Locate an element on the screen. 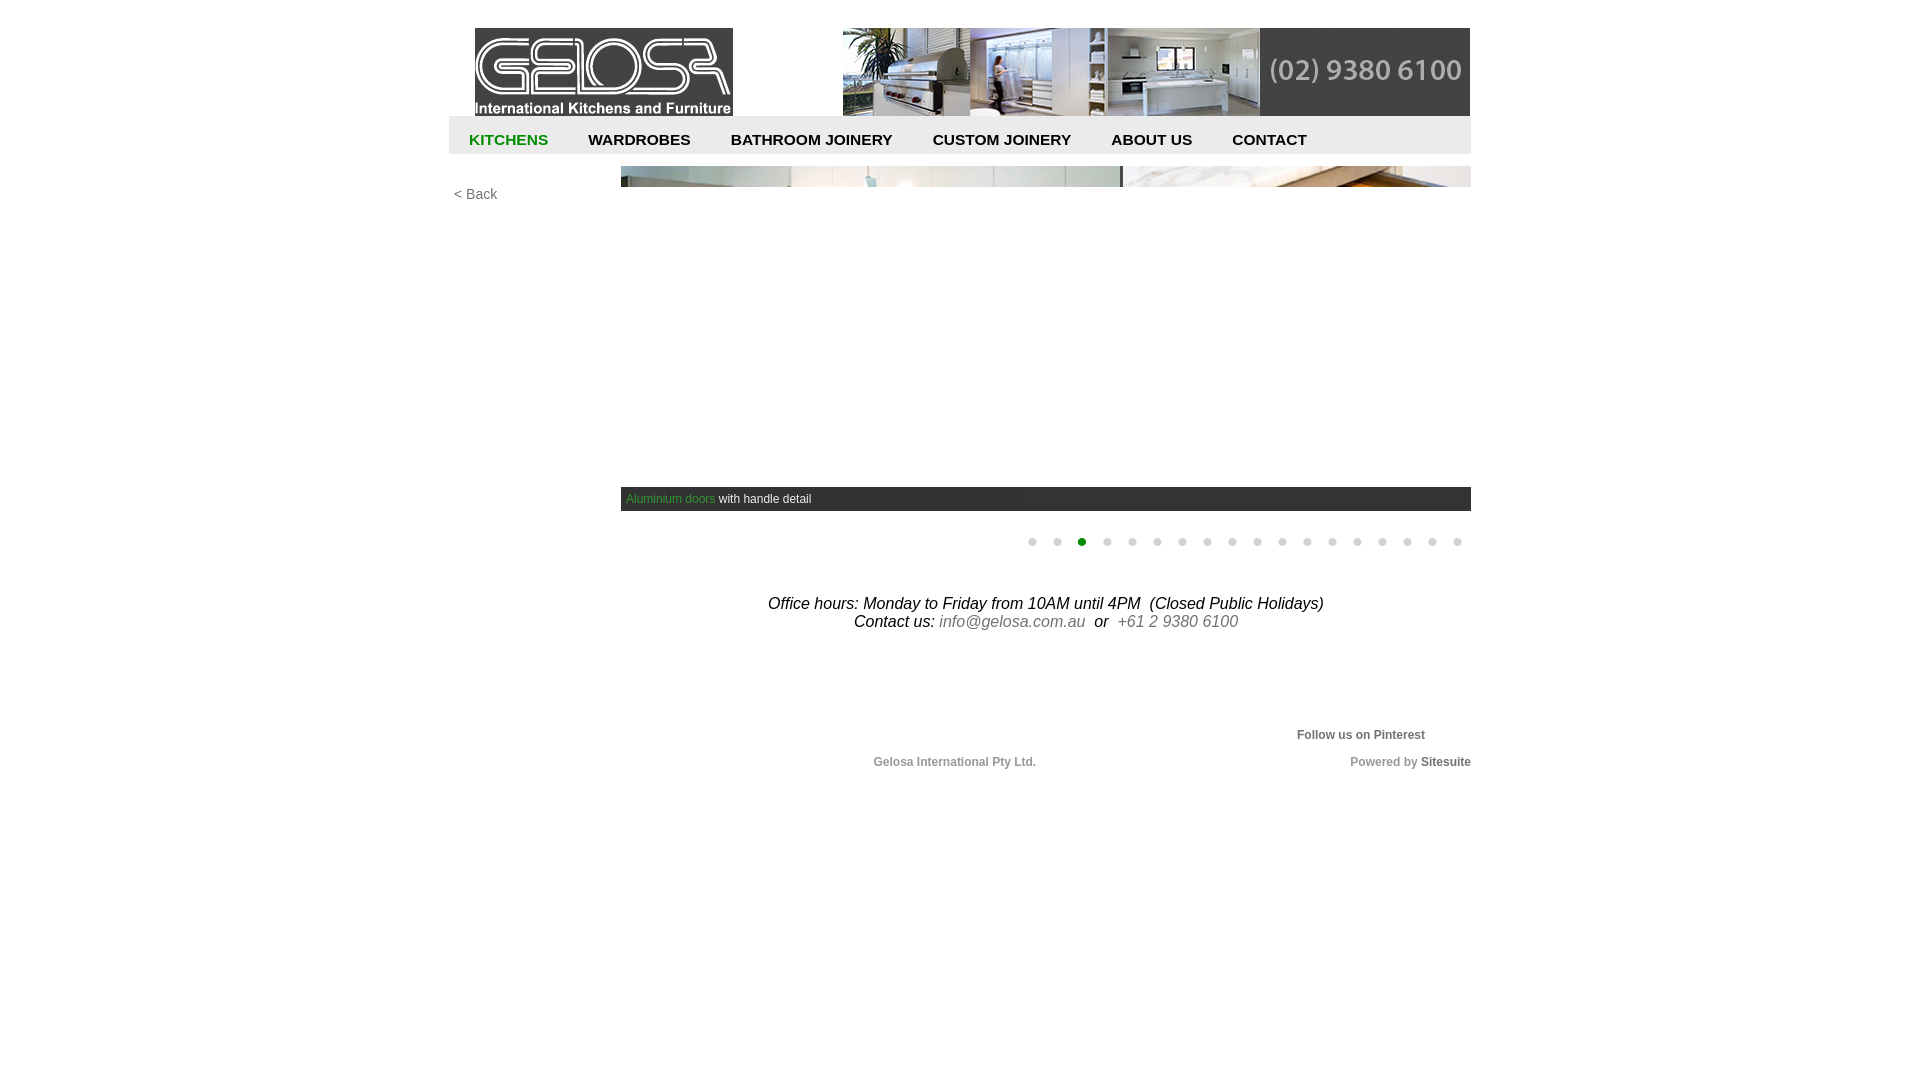 The image size is (1920, 1080). '16' is located at coordinates (1405, 542).